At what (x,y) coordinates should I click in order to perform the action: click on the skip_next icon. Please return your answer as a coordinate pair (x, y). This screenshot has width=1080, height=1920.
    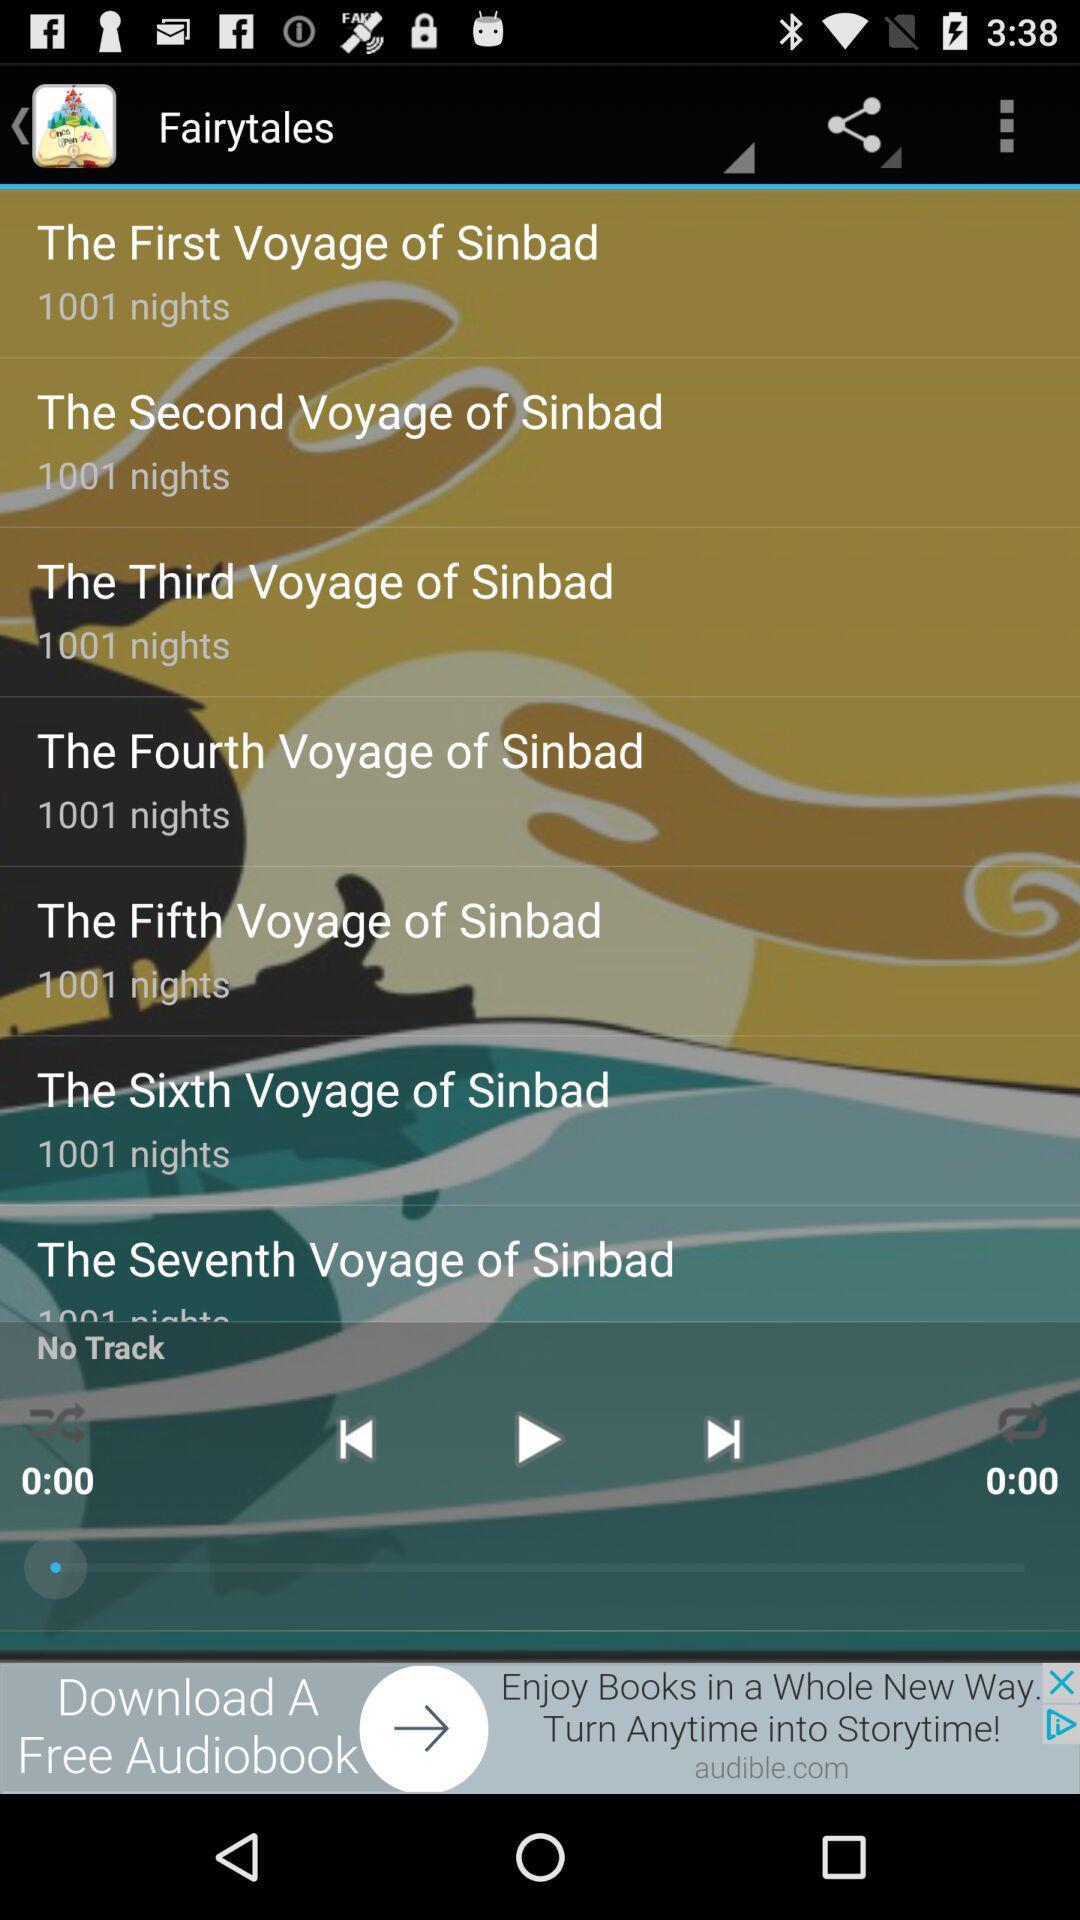
    Looking at the image, I should click on (723, 1538).